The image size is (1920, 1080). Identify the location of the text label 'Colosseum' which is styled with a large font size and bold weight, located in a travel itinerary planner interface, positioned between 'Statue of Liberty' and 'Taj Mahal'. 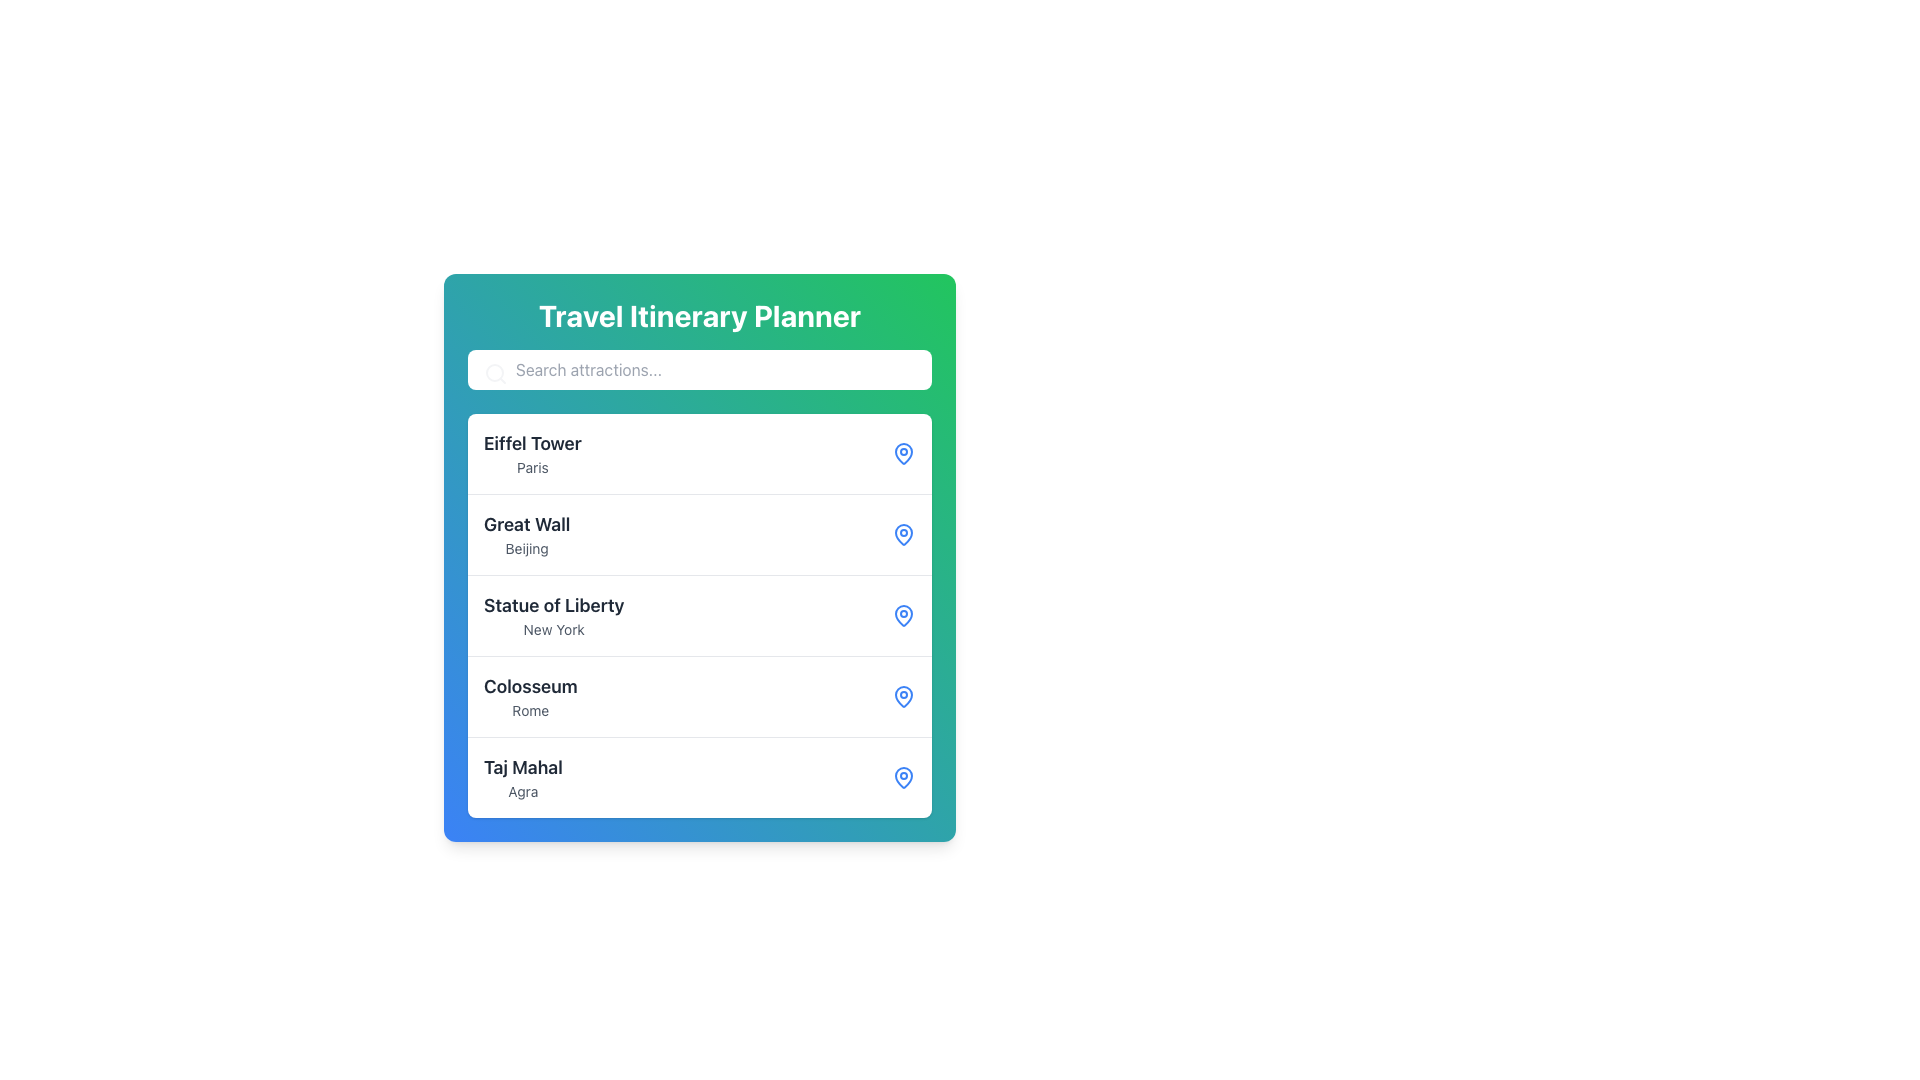
(530, 685).